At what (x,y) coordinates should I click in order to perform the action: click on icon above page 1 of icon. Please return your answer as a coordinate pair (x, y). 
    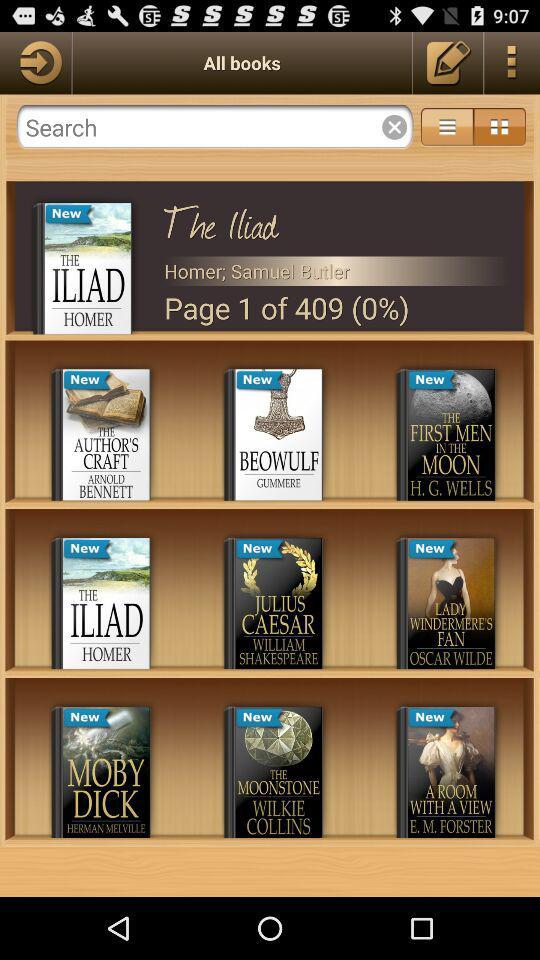
    Looking at the image, I should click on (336, 270).